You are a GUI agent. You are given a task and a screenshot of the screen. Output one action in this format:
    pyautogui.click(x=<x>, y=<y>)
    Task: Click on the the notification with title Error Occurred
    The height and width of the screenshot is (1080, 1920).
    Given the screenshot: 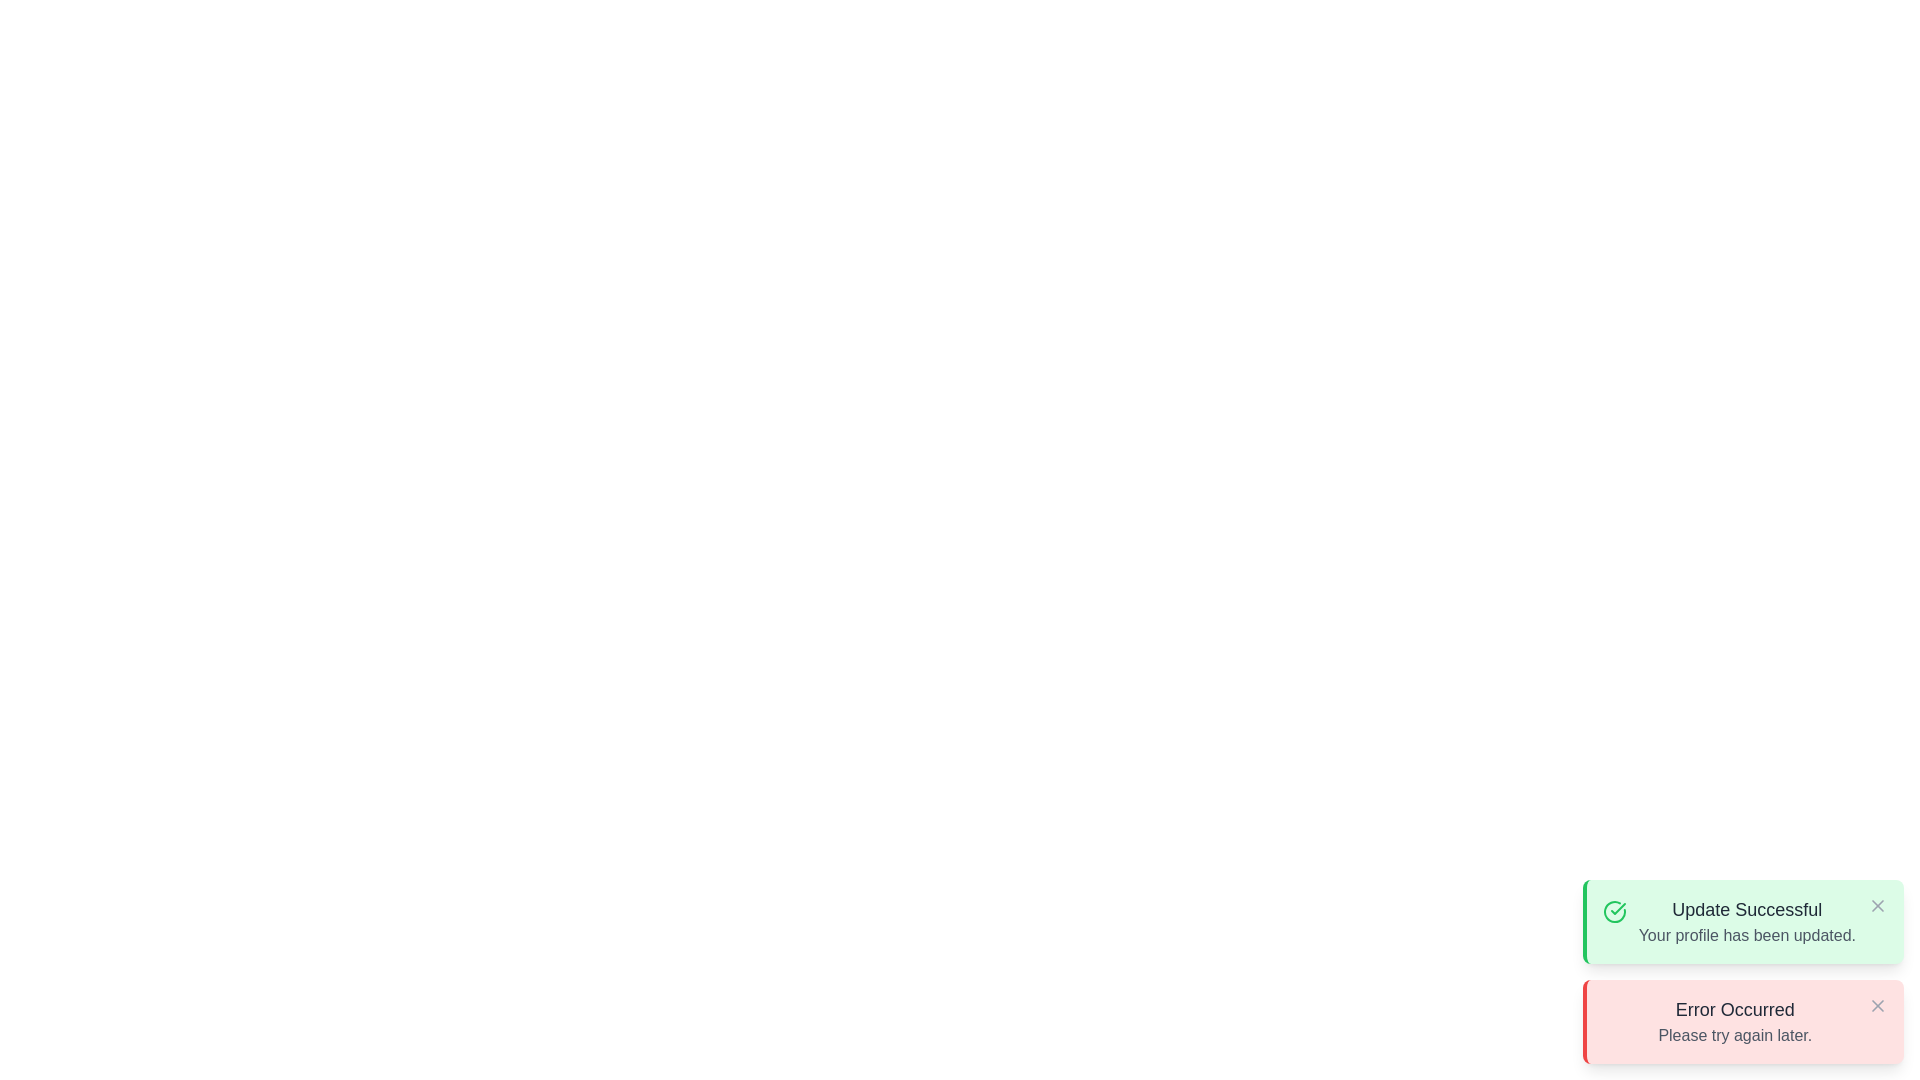 What is the action you would take?
    pyautogui.click(x=1741, y=1022)
    